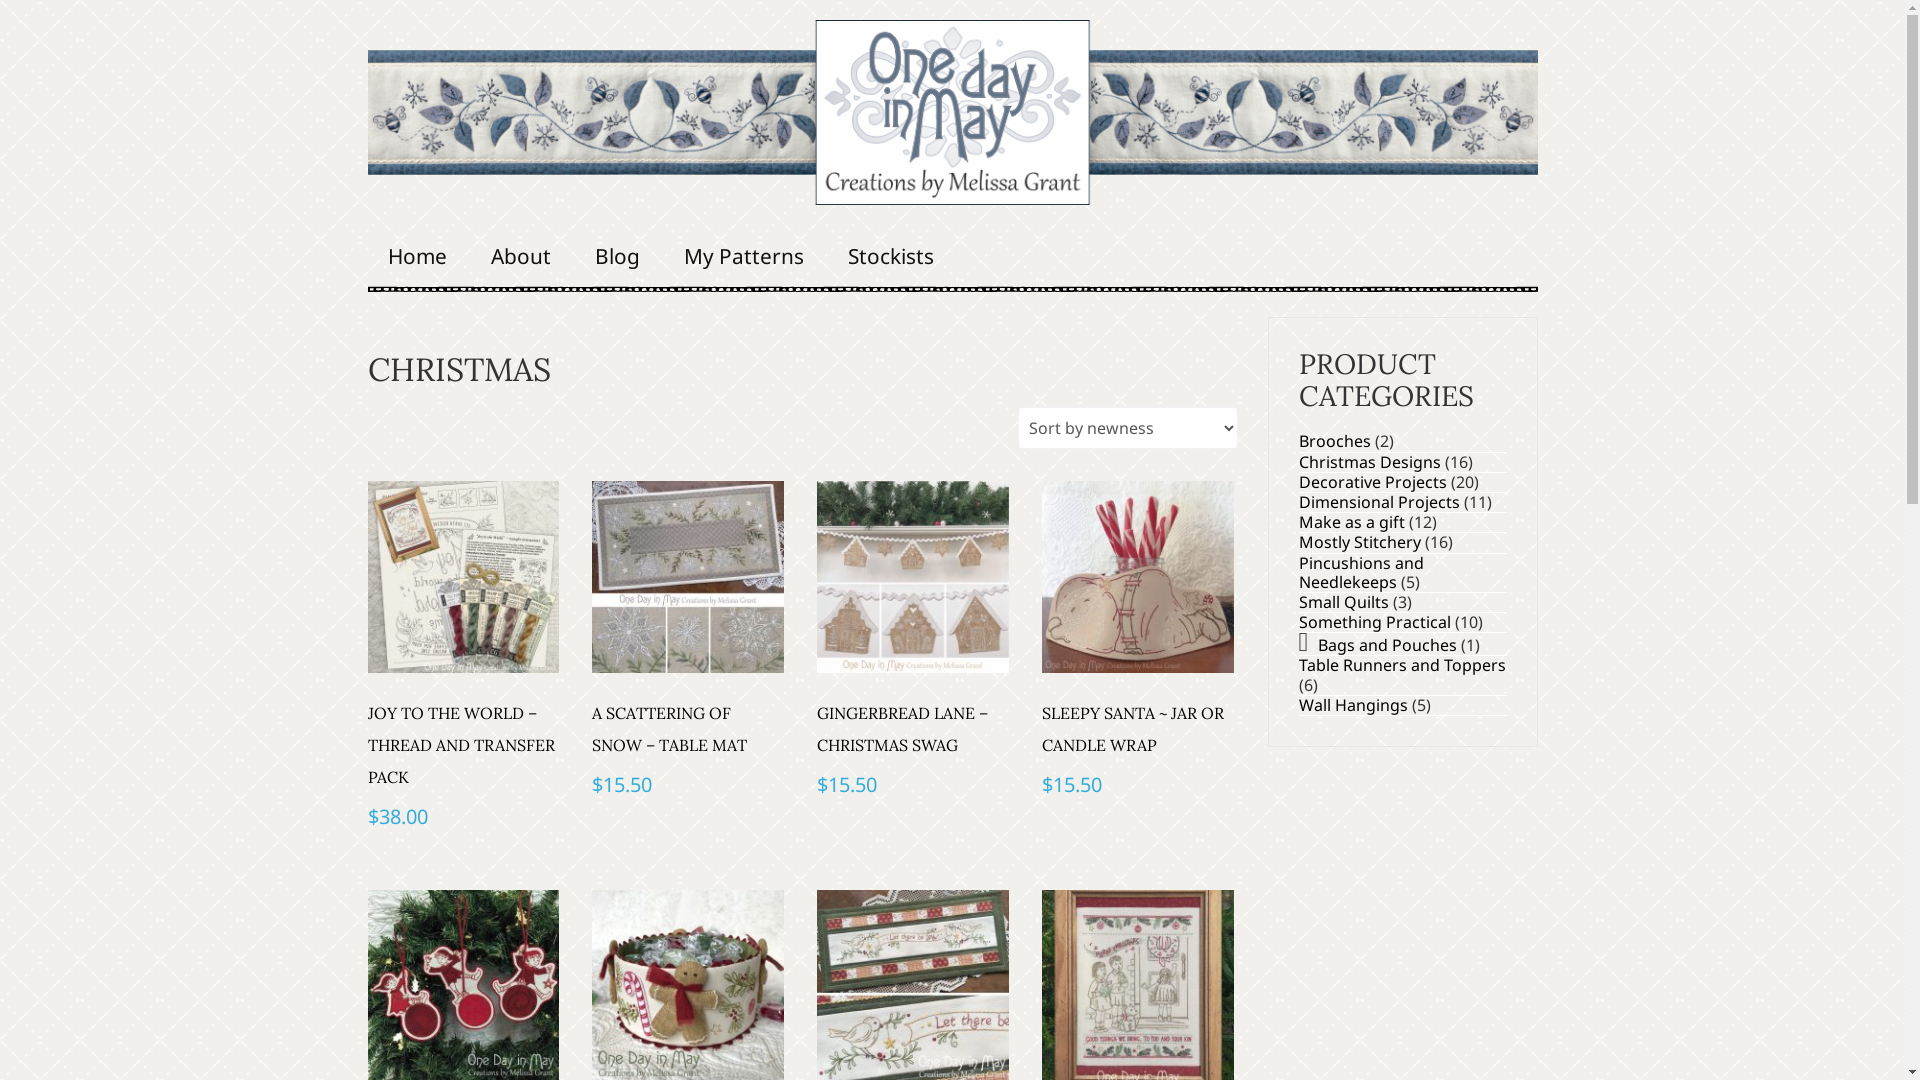 This screenshot has height=1080, width=1920. Describe the element at coordinates (1358, 542) in the screenshot. I see `'Mostly Stitchery'` at that location.